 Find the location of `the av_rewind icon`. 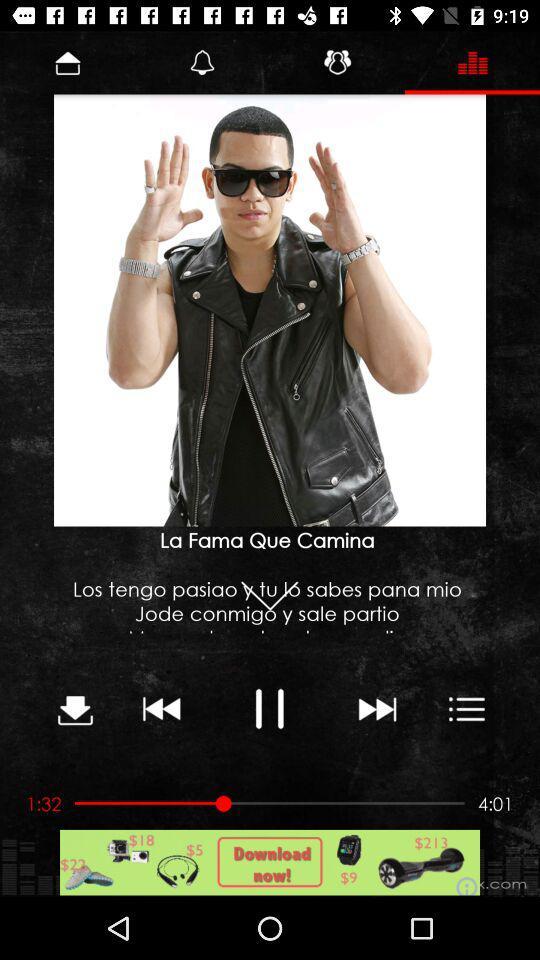

the av_rewind icon is located at coordinates (161, 708).